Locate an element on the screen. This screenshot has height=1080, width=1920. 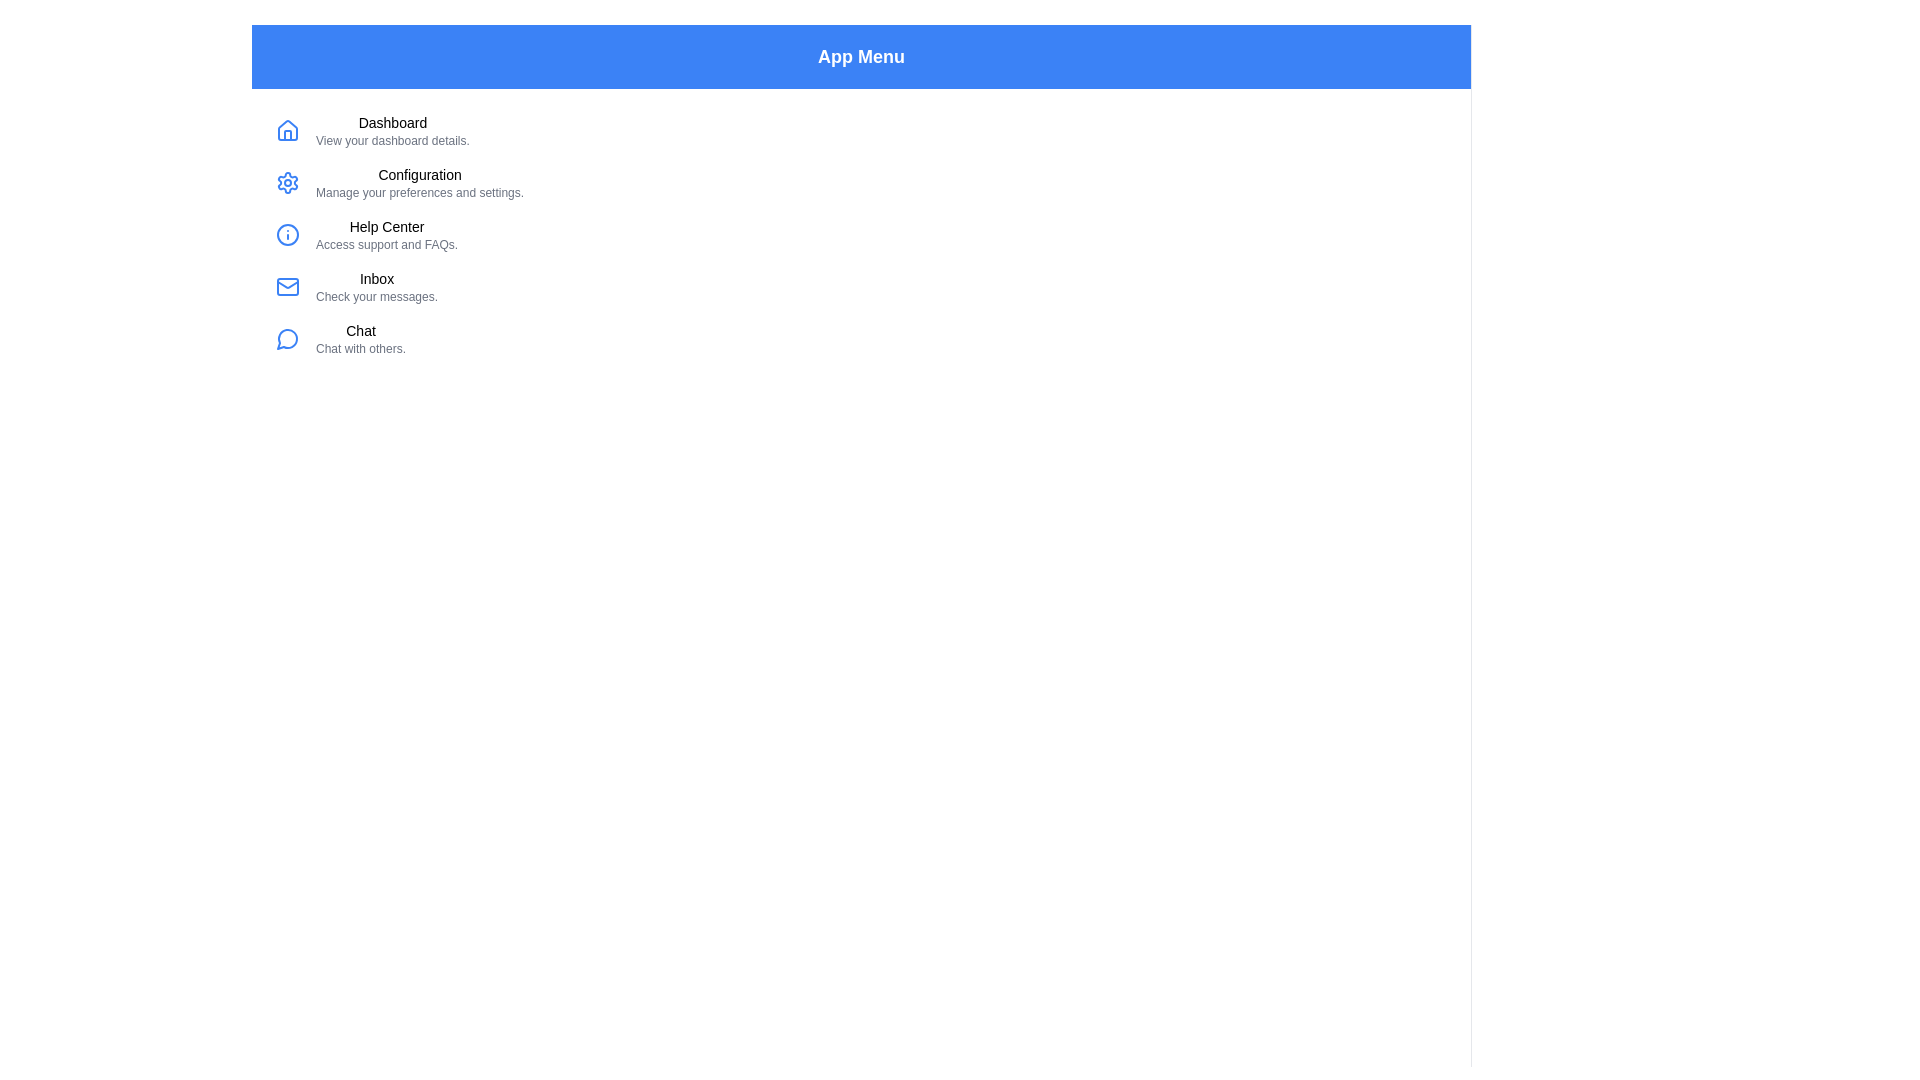
the text label that serves as the header for the support and FAQs functionalities, located centrally on the menu list interface is located at coordinates (387, 226).